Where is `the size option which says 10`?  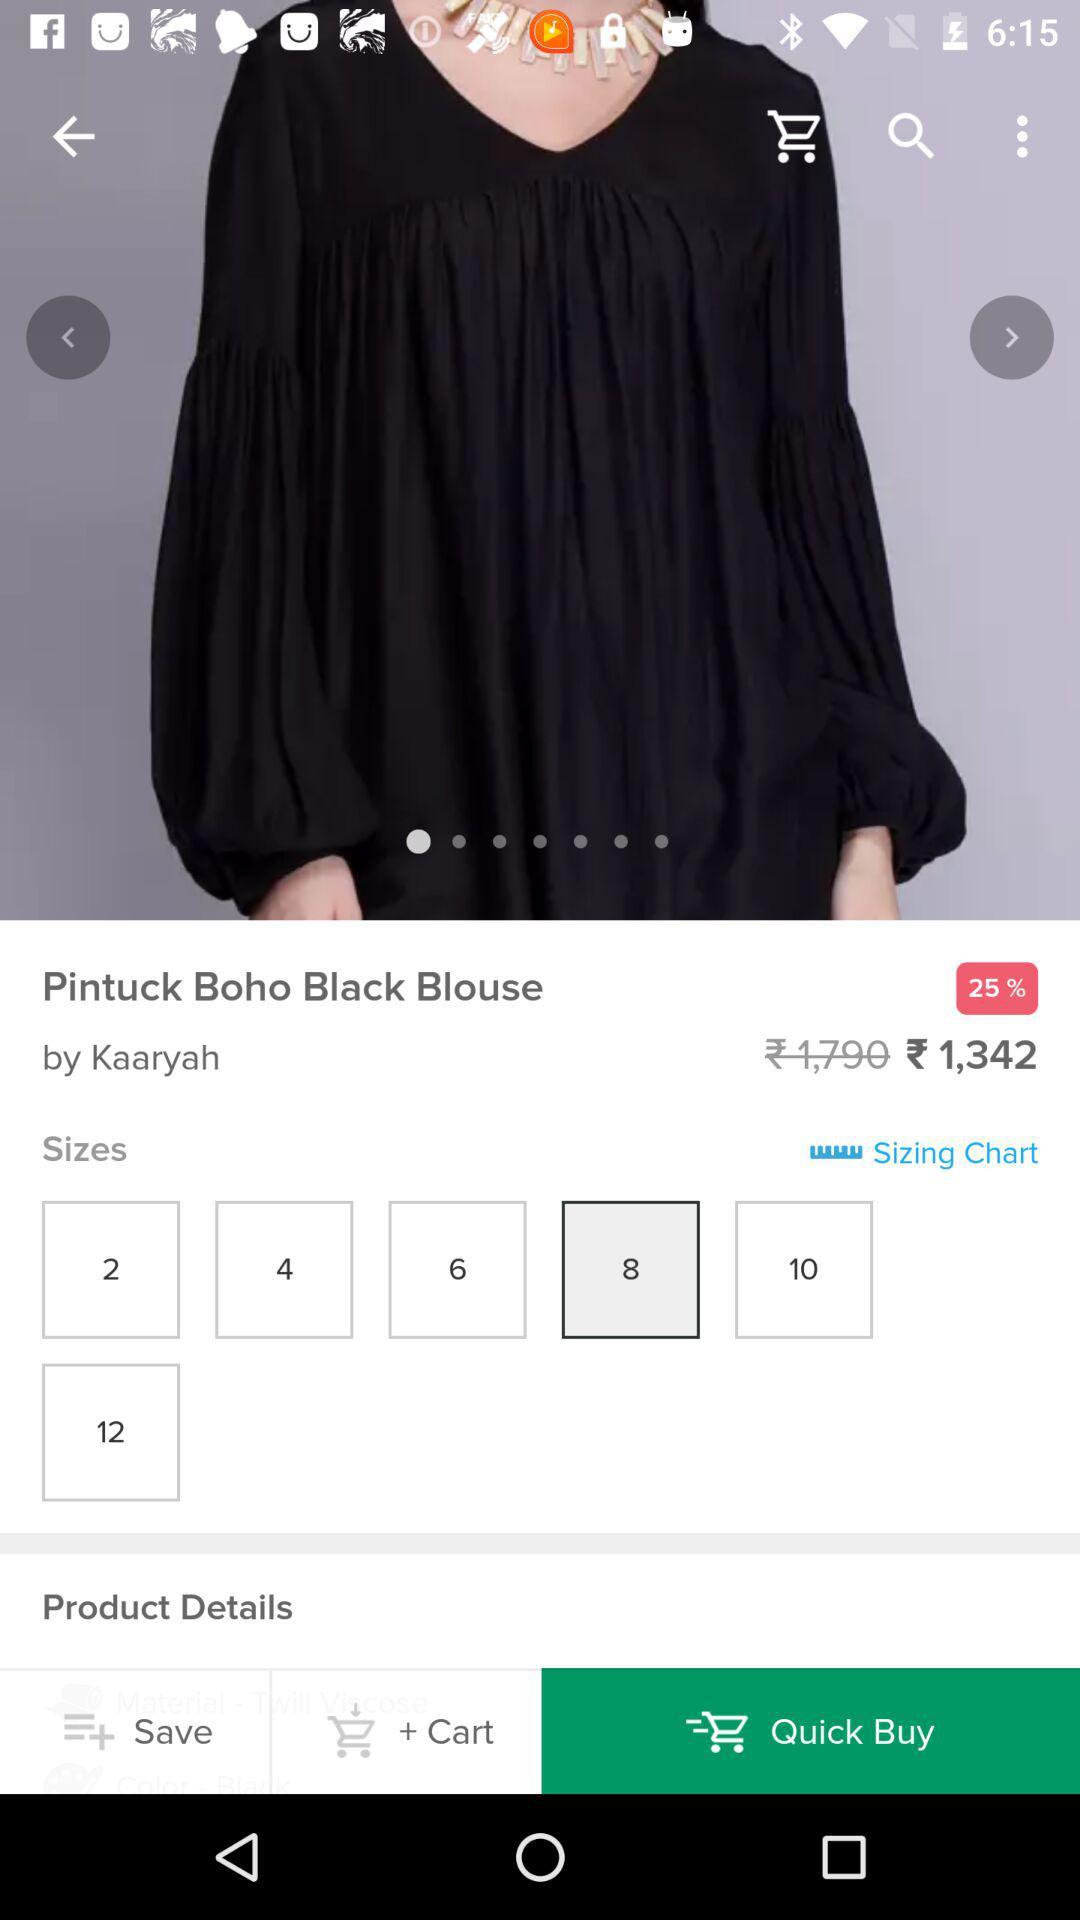 the size option which says 10 is located at coordinates (802, 1269).